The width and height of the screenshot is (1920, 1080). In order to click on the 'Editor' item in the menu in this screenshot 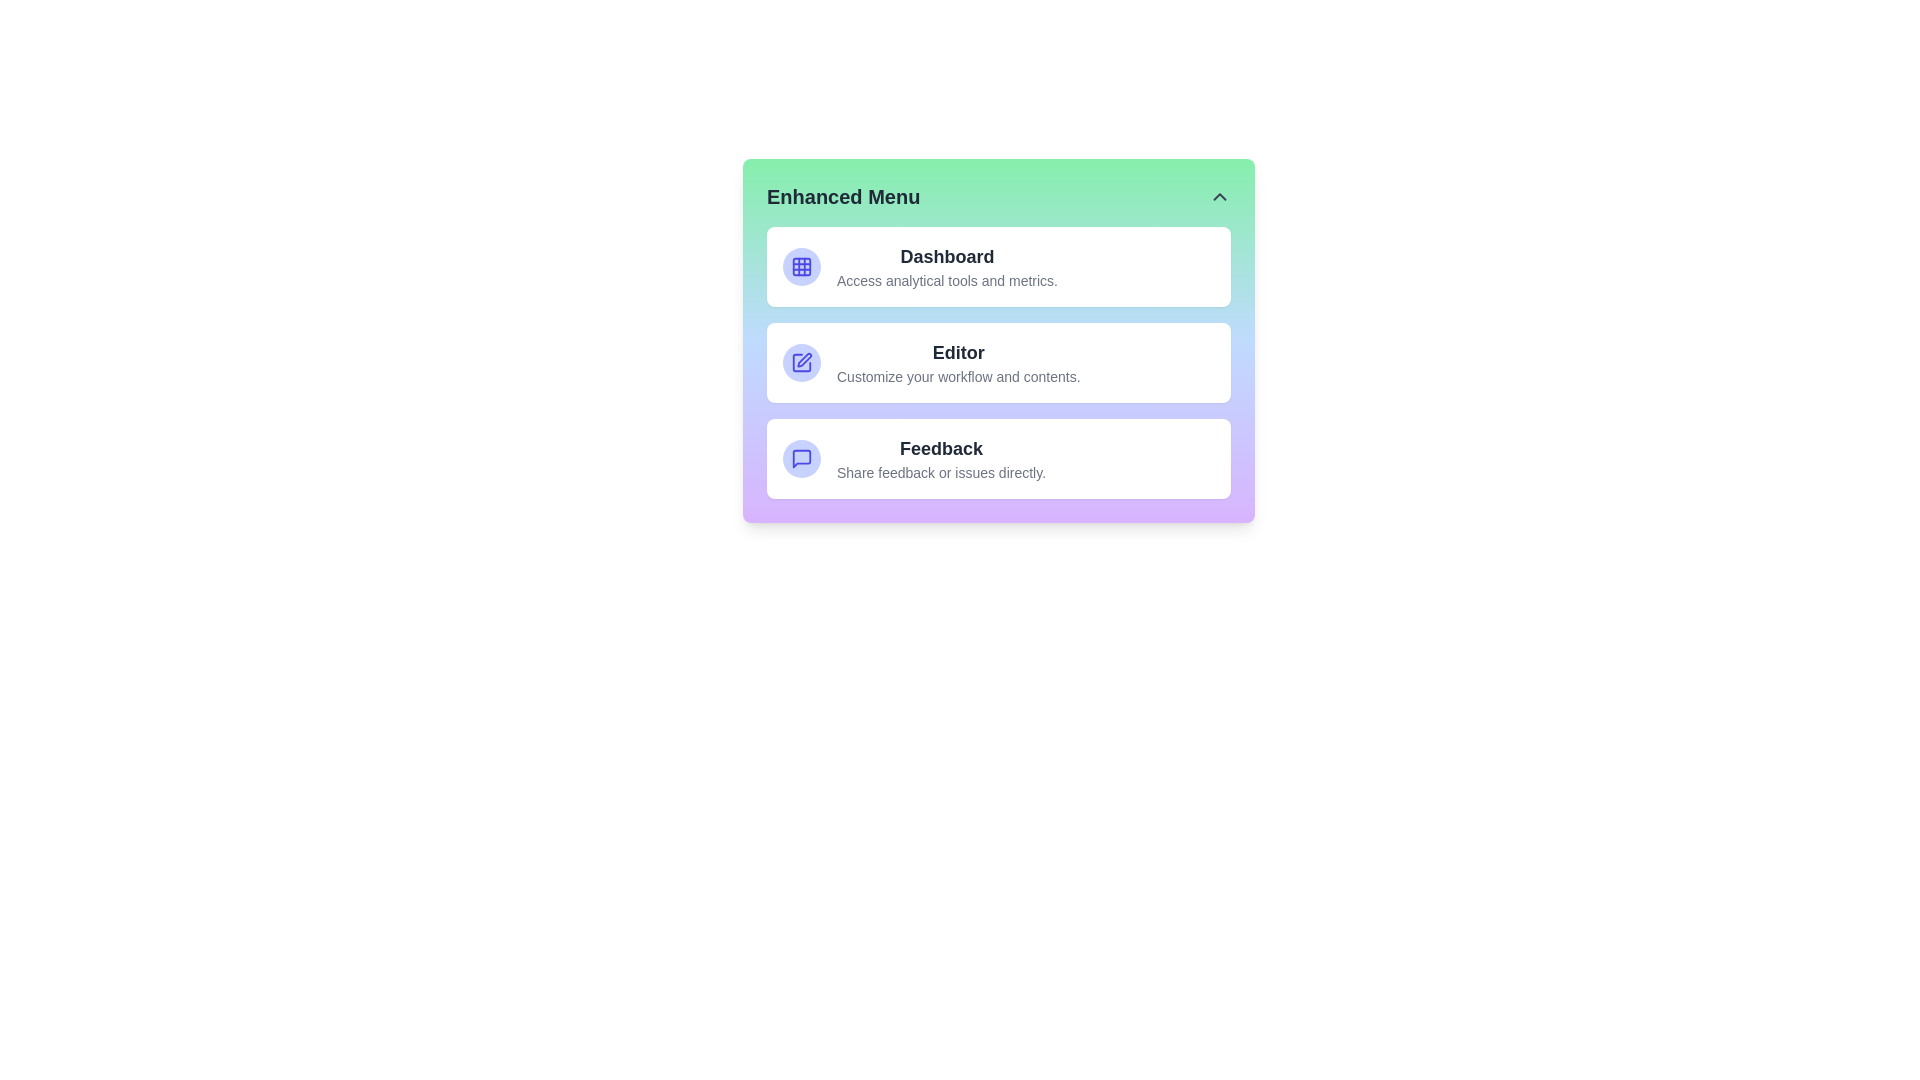, I will do `click(998, 362)`.